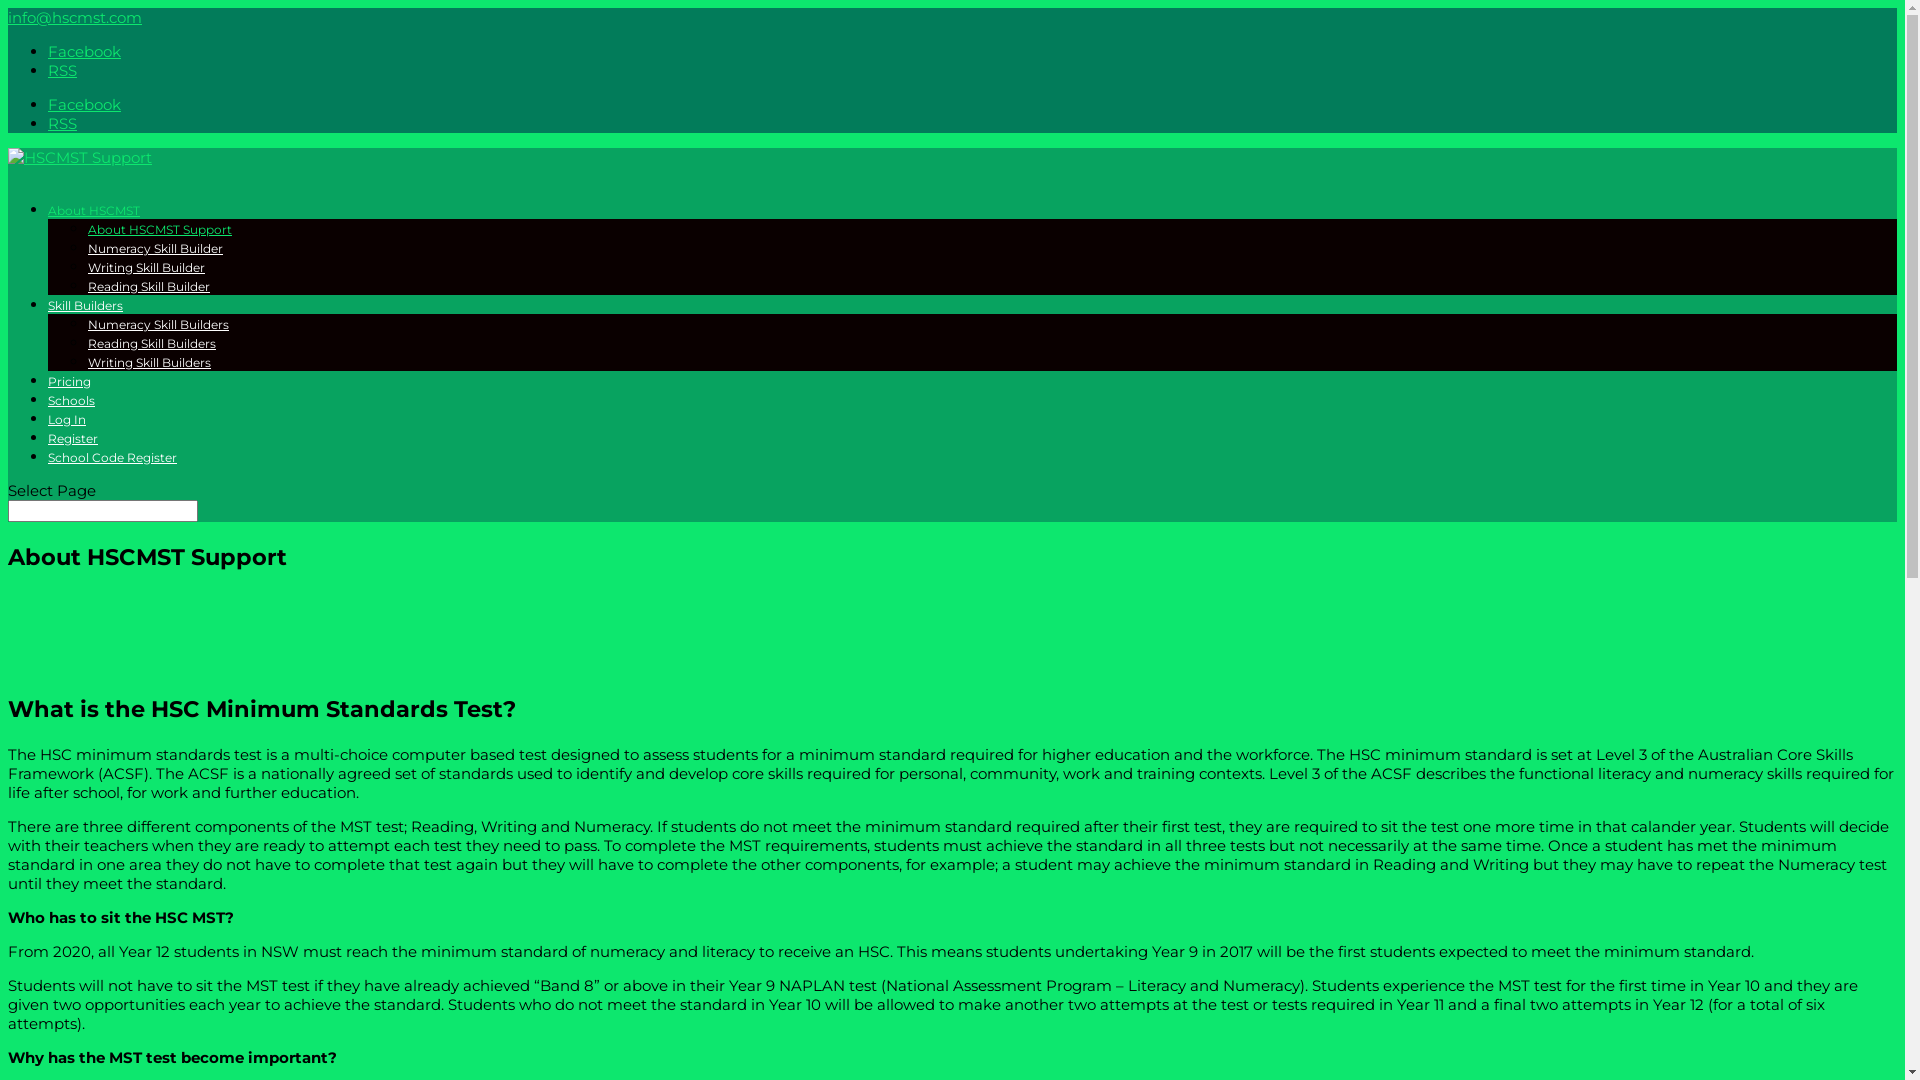  I want to click on 'About HSCMST Support', so click(86, 228).